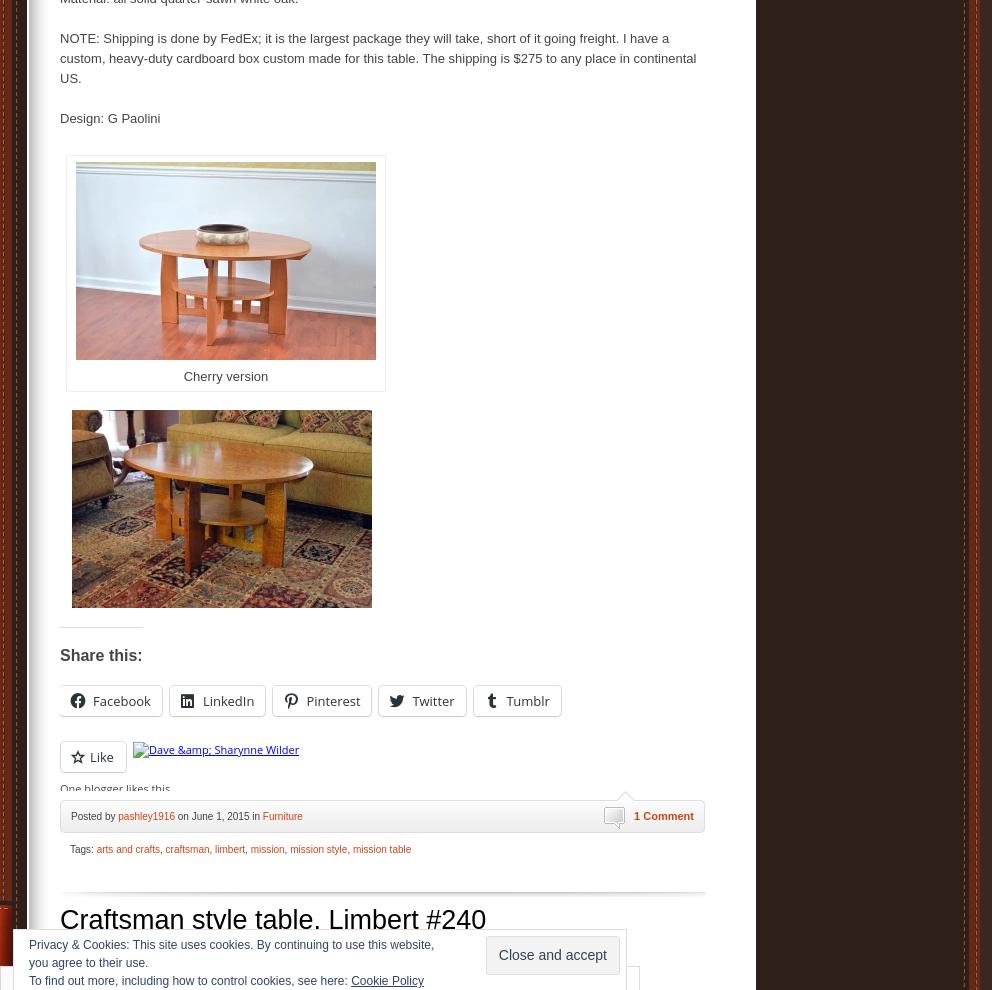  What do you see at coordinates (60, 58) in the screenshot?
I see `'NOTE: Shipping is done by FedEx; it is the largest package they will take, short of it going freight. I have a custom, heavy-duty cardboard box custom made for this table. The shipping is $275 to any place in continental US.'` at bounding box center [60, 58].